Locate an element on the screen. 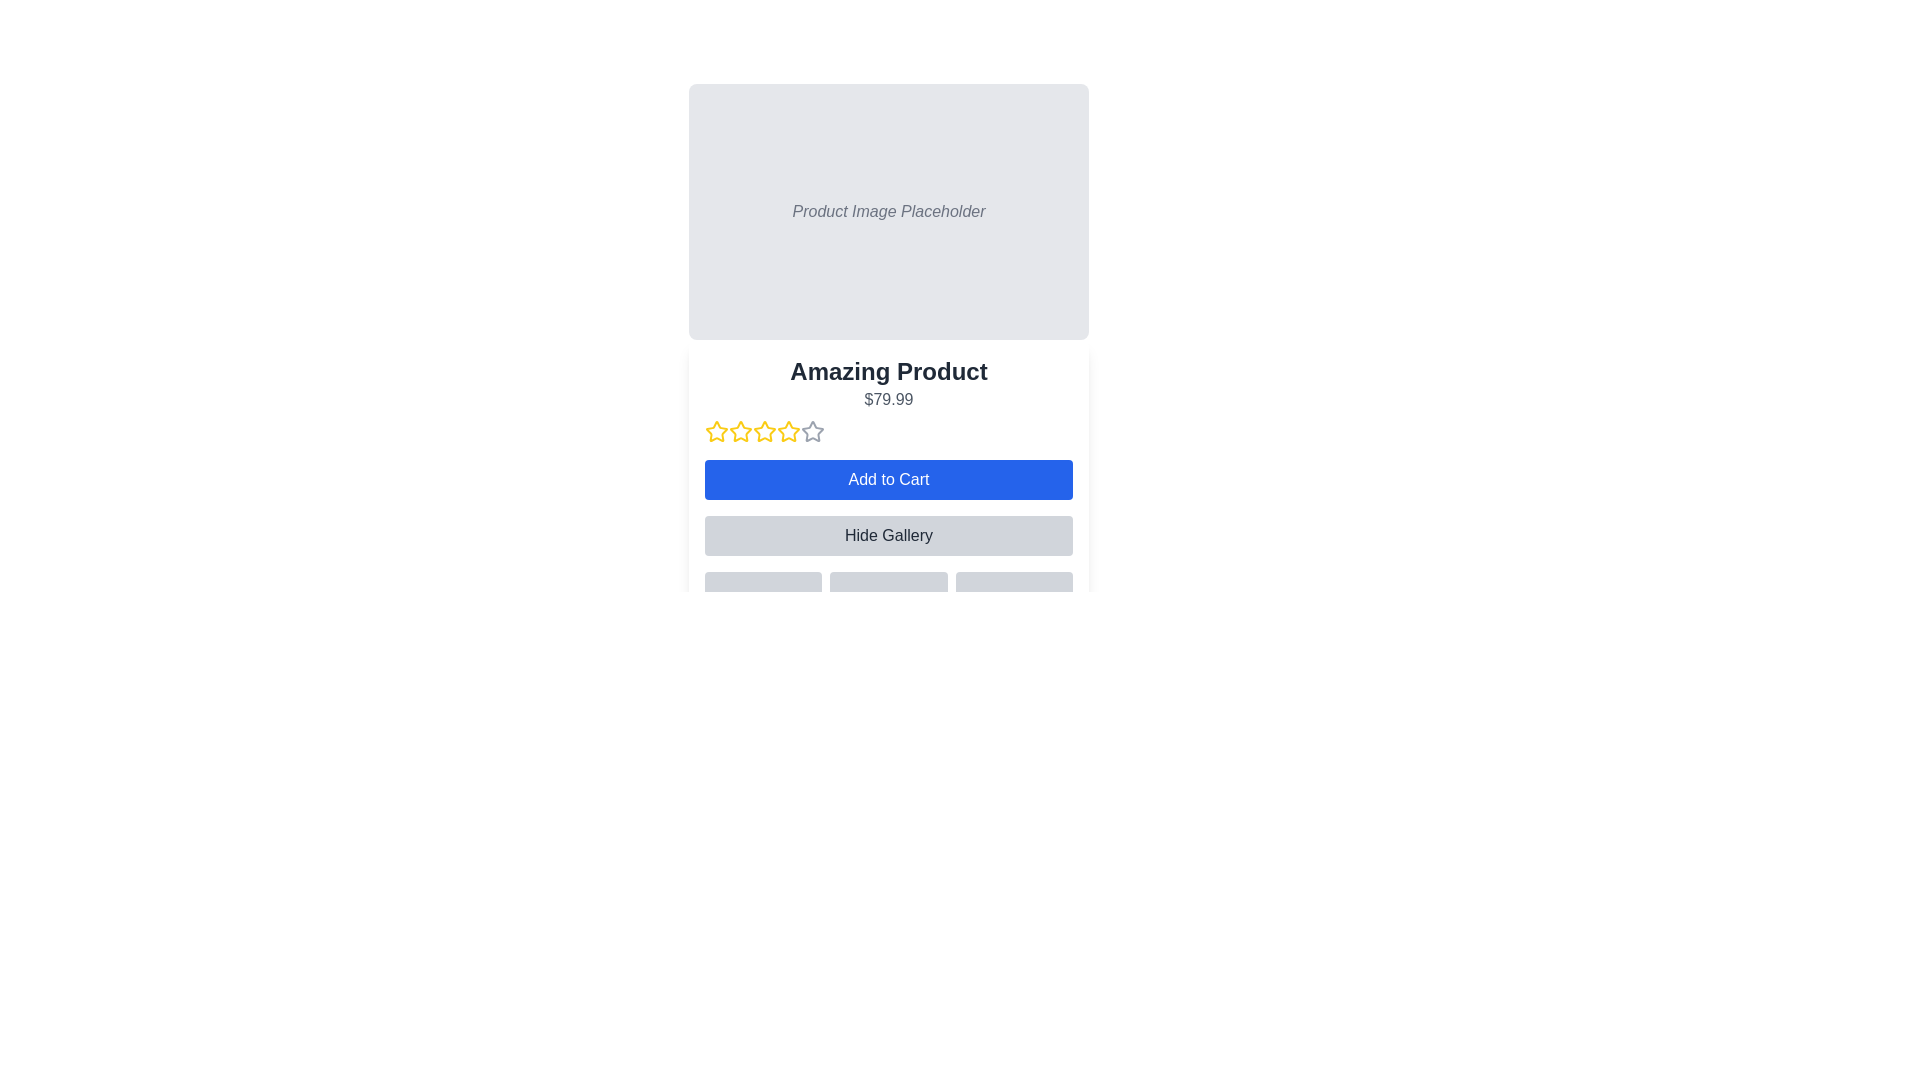  over the first star-shaped rating icon with a yellow border is located at coordinates (716, 430).